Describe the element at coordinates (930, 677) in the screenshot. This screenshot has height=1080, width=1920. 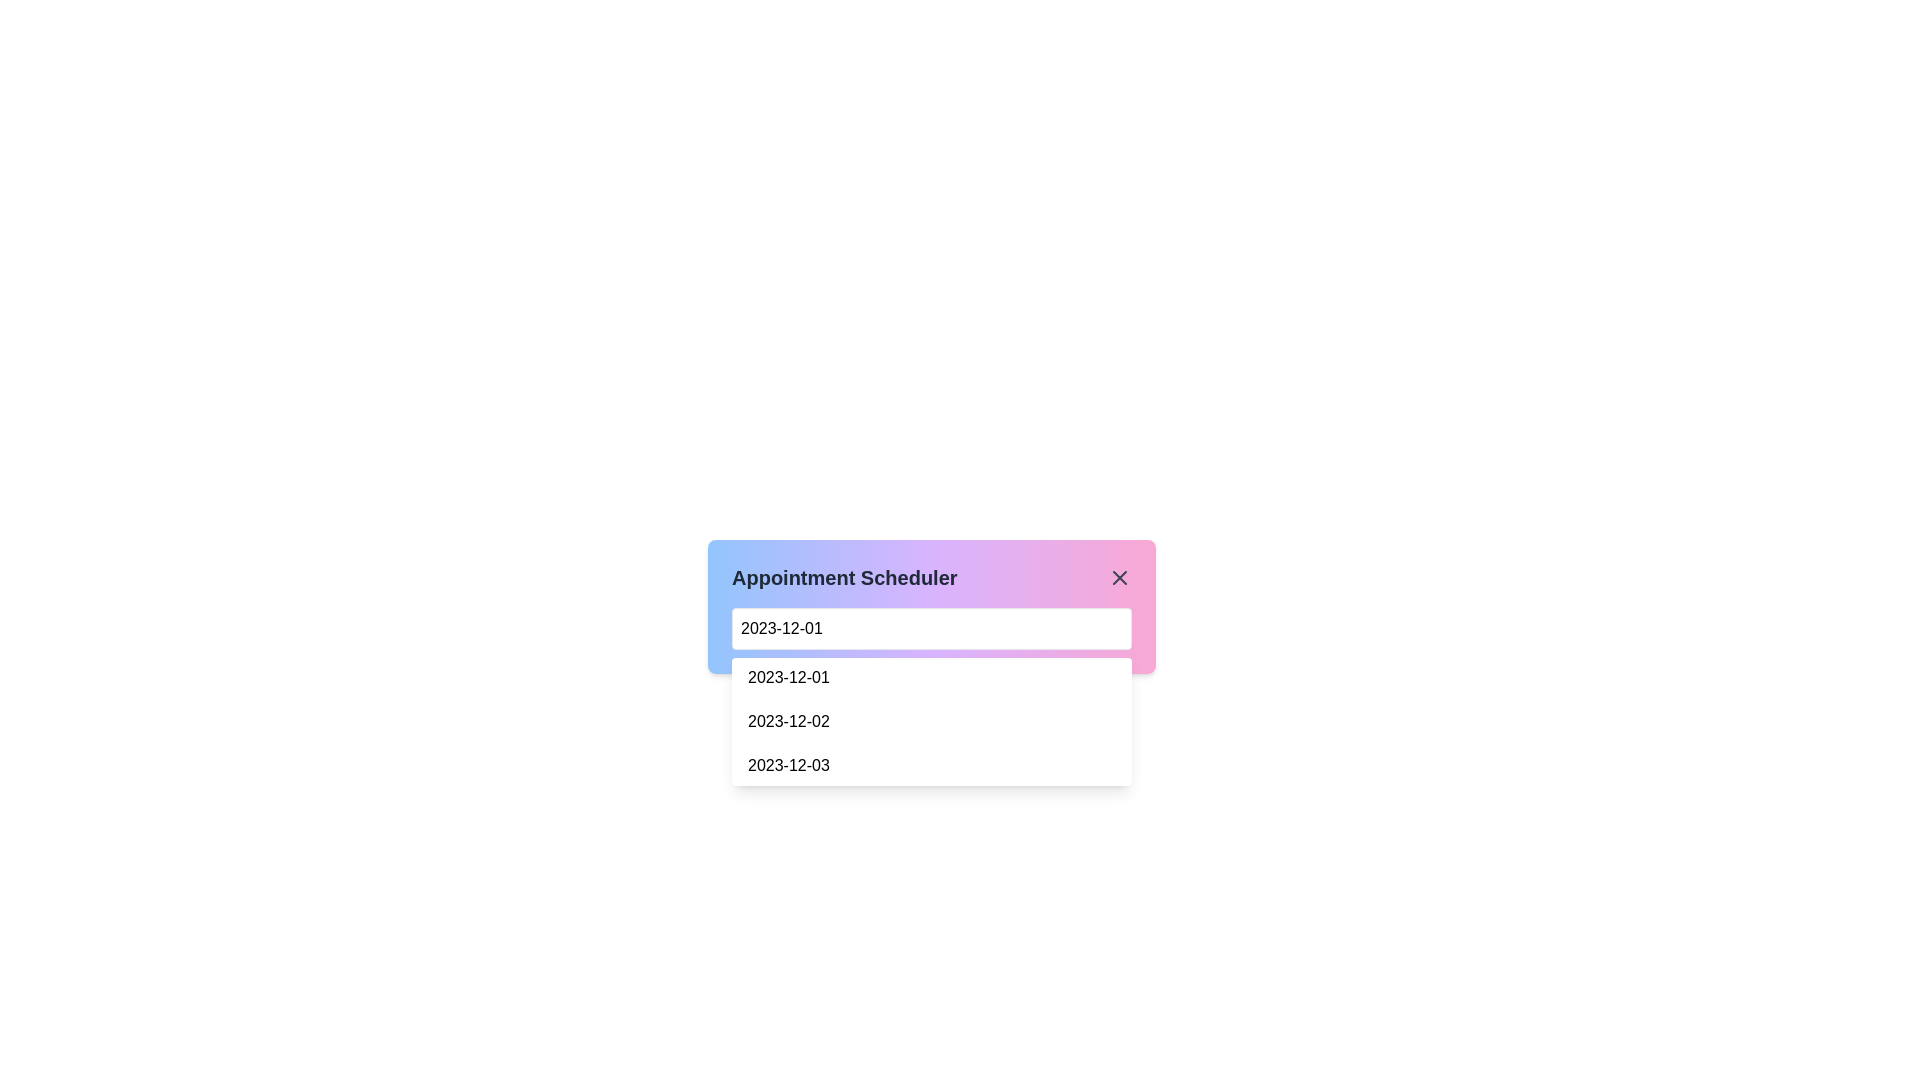
I see `the first interactive date selection option in the dropdown menu labeled 'Appointment Scheduler'` at that location.